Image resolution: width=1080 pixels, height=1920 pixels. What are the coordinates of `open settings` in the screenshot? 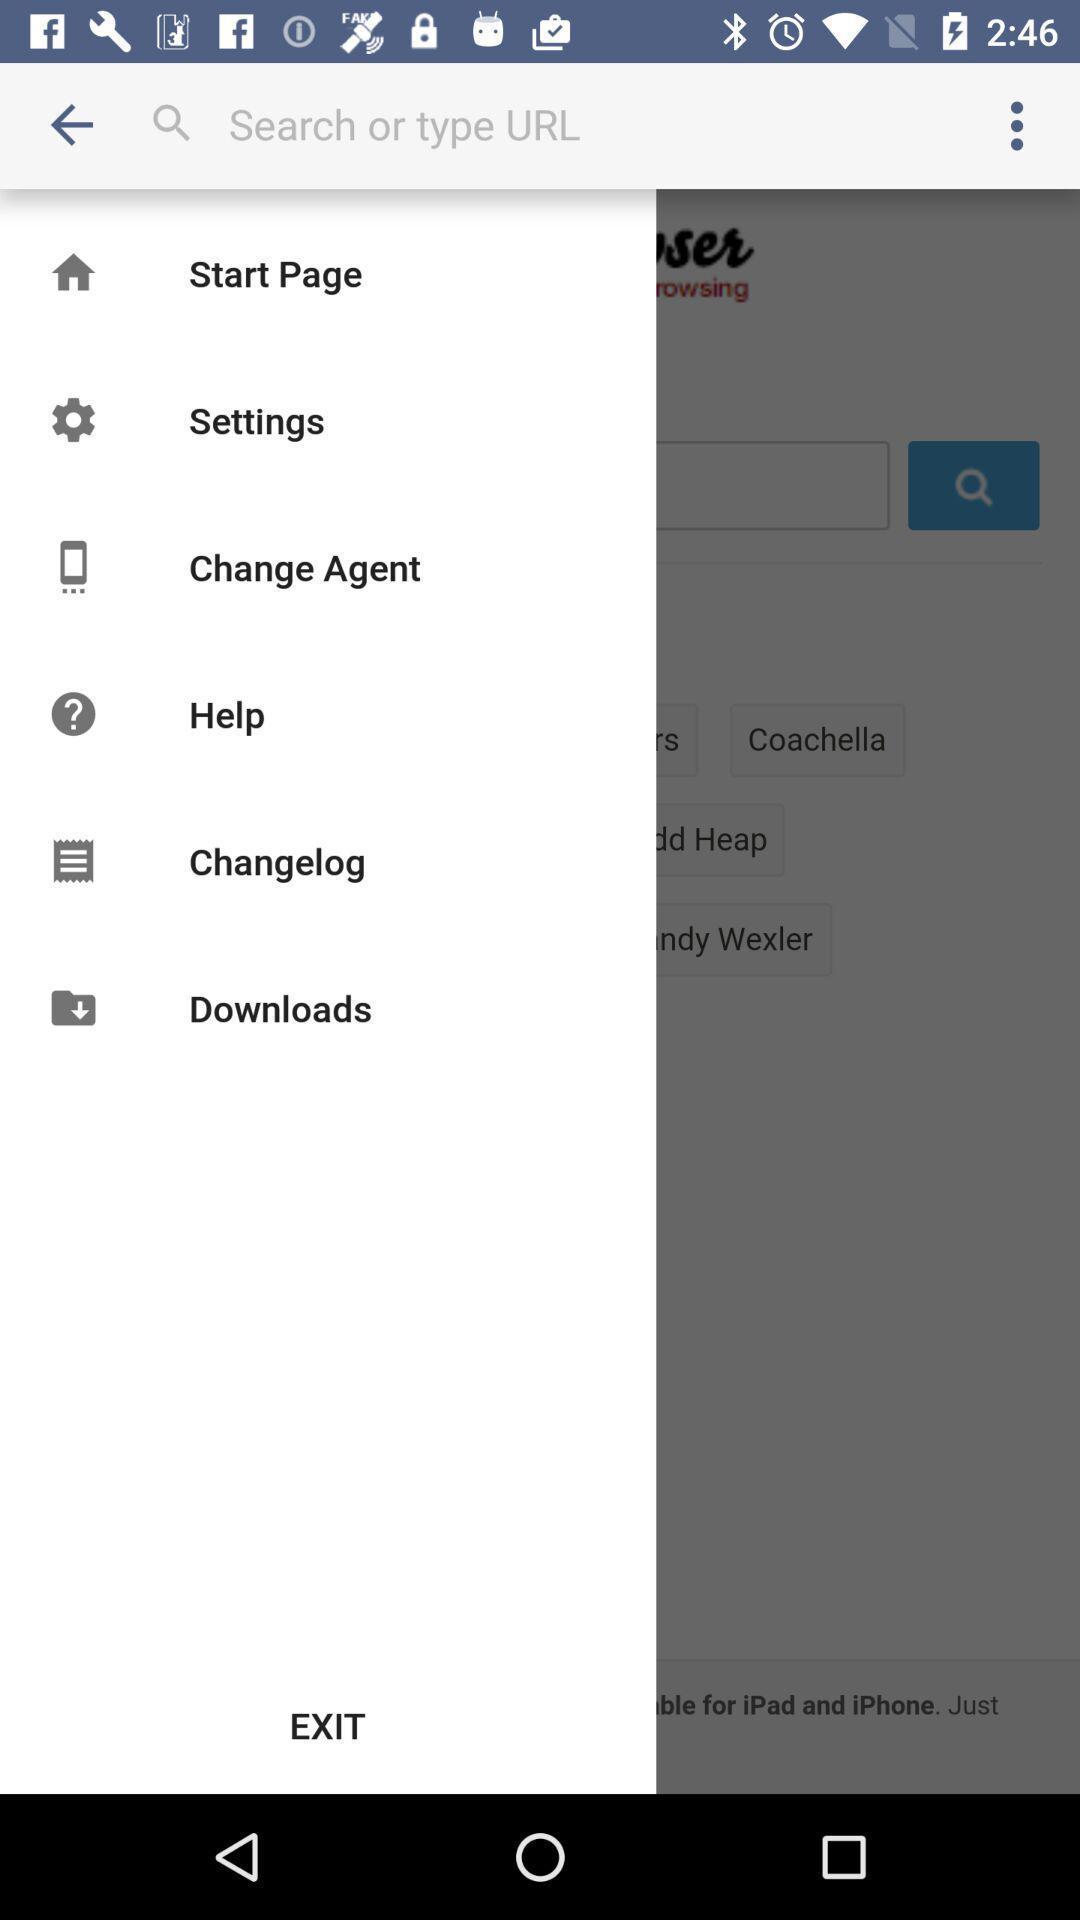 It's located at (1017, 124).